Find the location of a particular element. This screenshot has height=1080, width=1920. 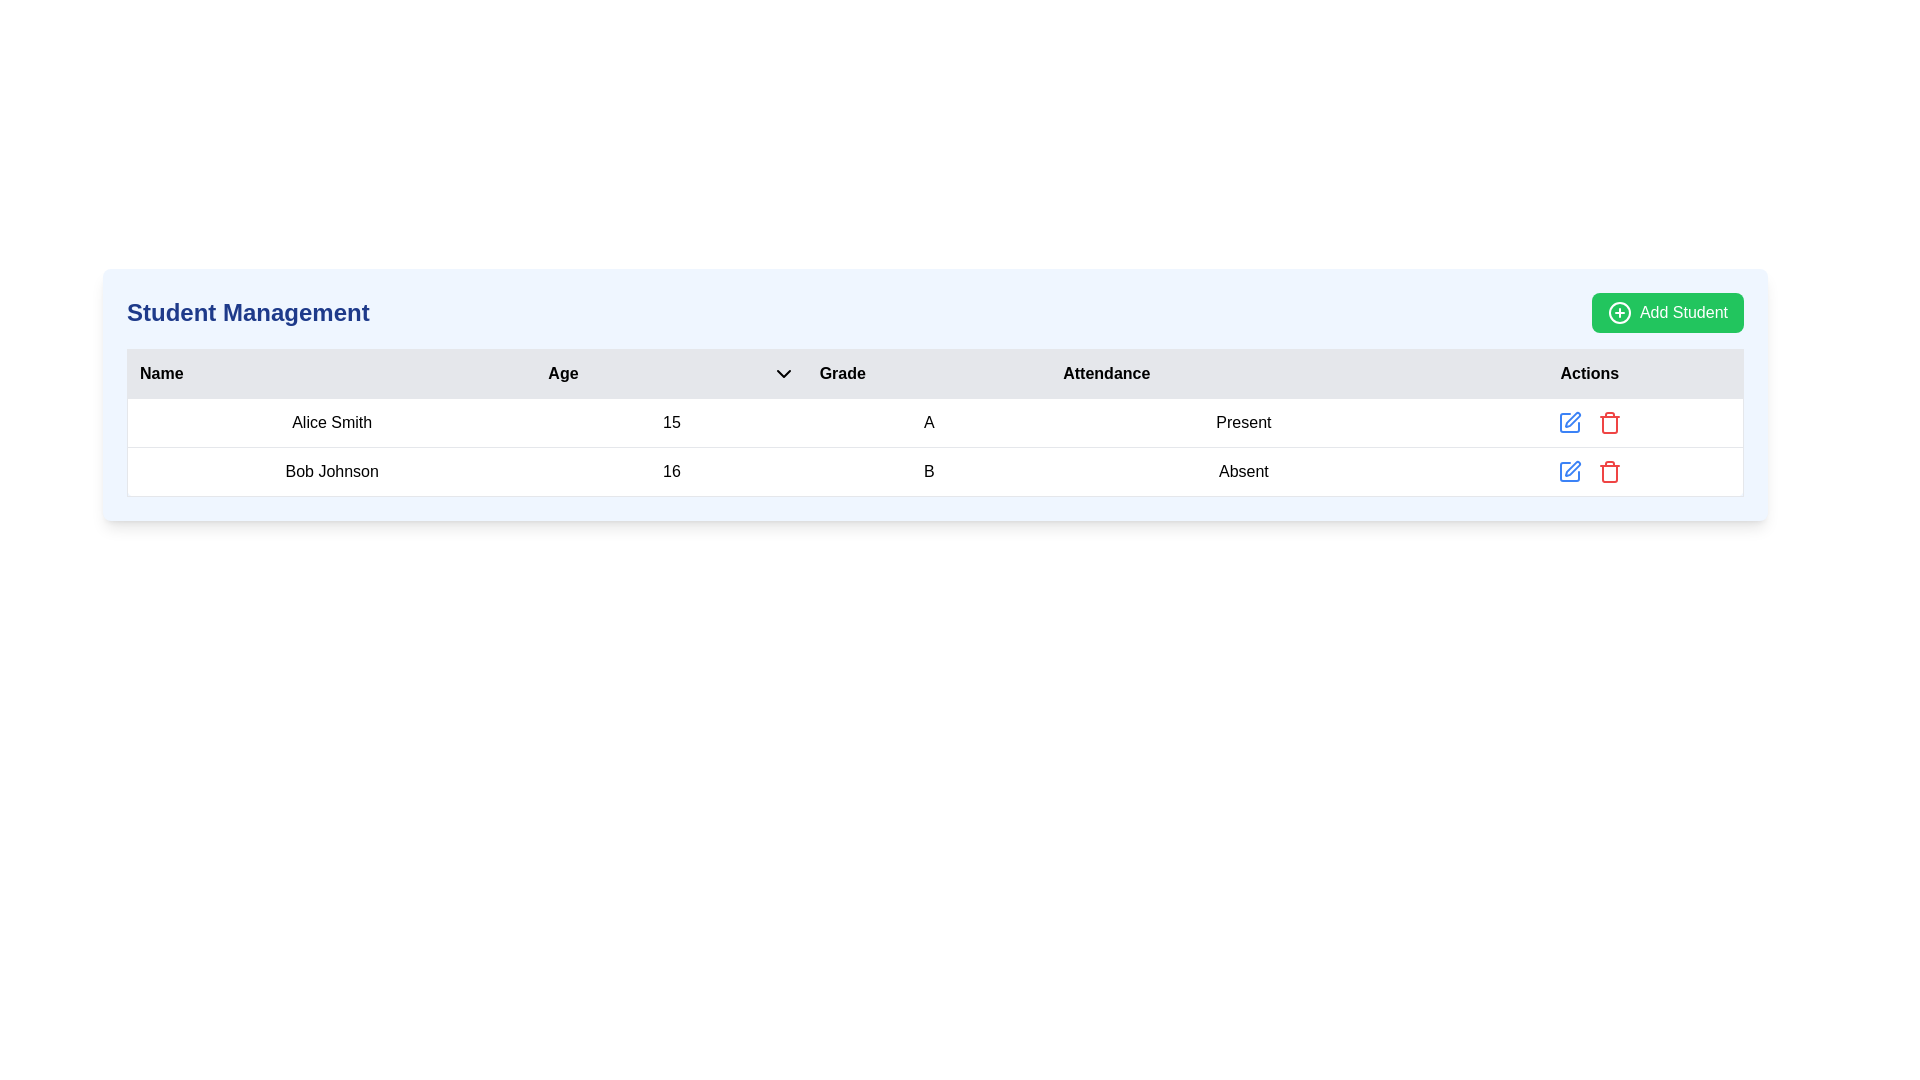

the grade cell displaying 'B' for student 'Bob Johnson' in the second row, third column of the table is located at coordinates (934, 471).